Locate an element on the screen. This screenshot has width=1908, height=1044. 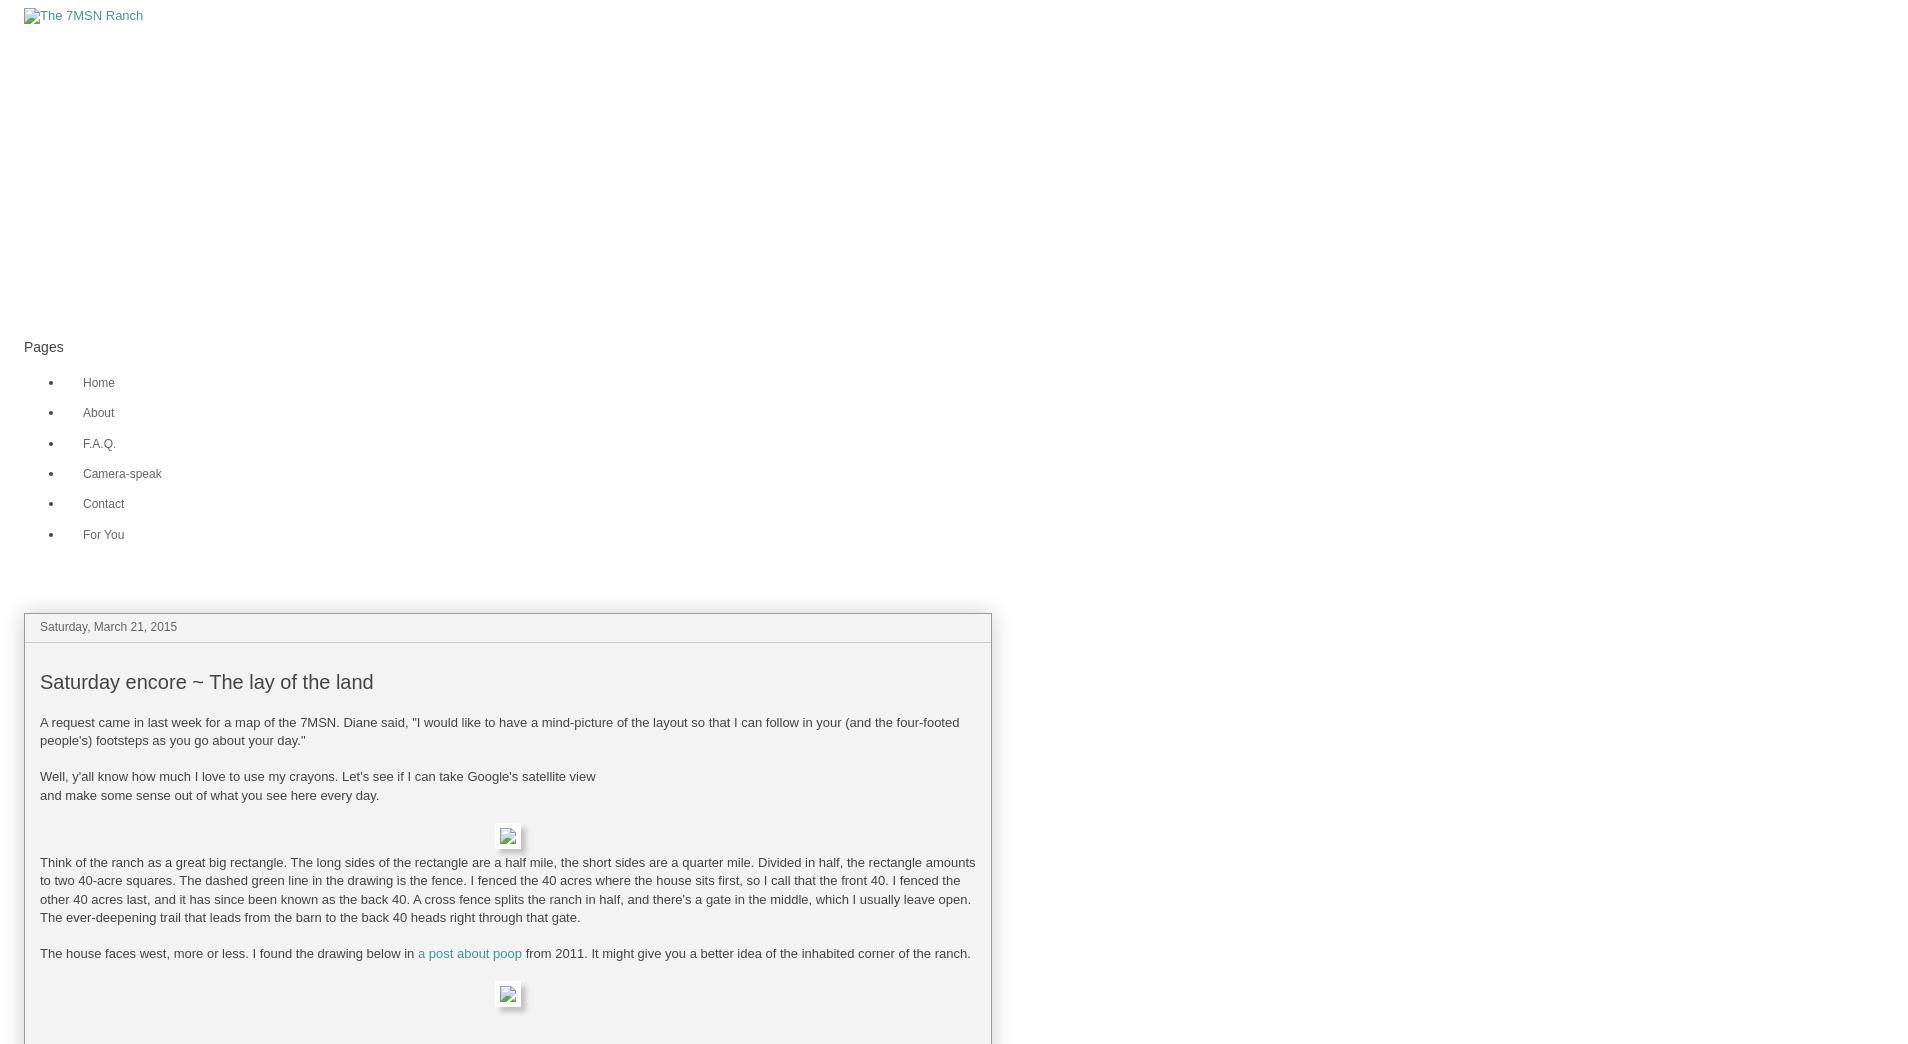
'from 2011. It might give you a better idea of the inhabited corner of the ranch.' is located at coordinates (746, 952).